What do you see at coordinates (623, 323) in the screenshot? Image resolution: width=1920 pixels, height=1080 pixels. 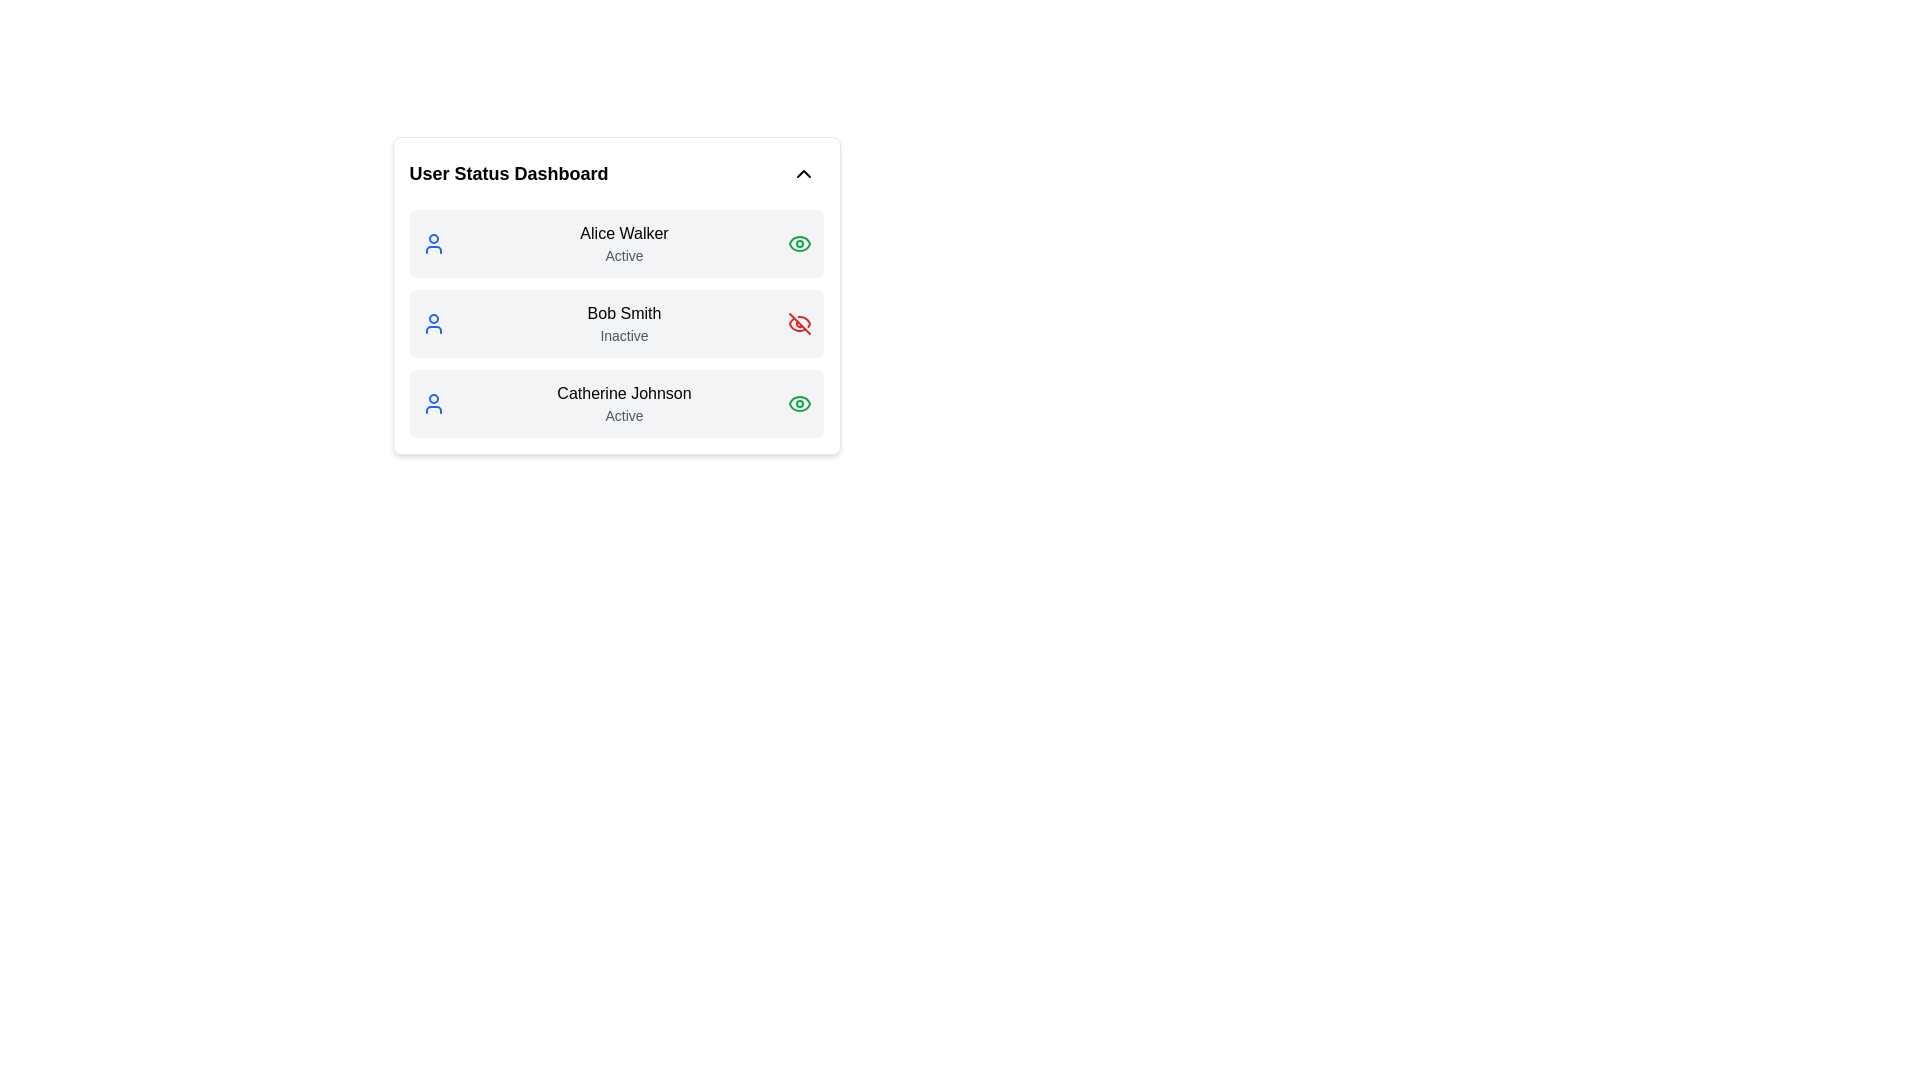 I see `the text label showing 'Bob Smith' and its status 'Inactive' within the light gray rectangular area` at bounding box center [623, 323].